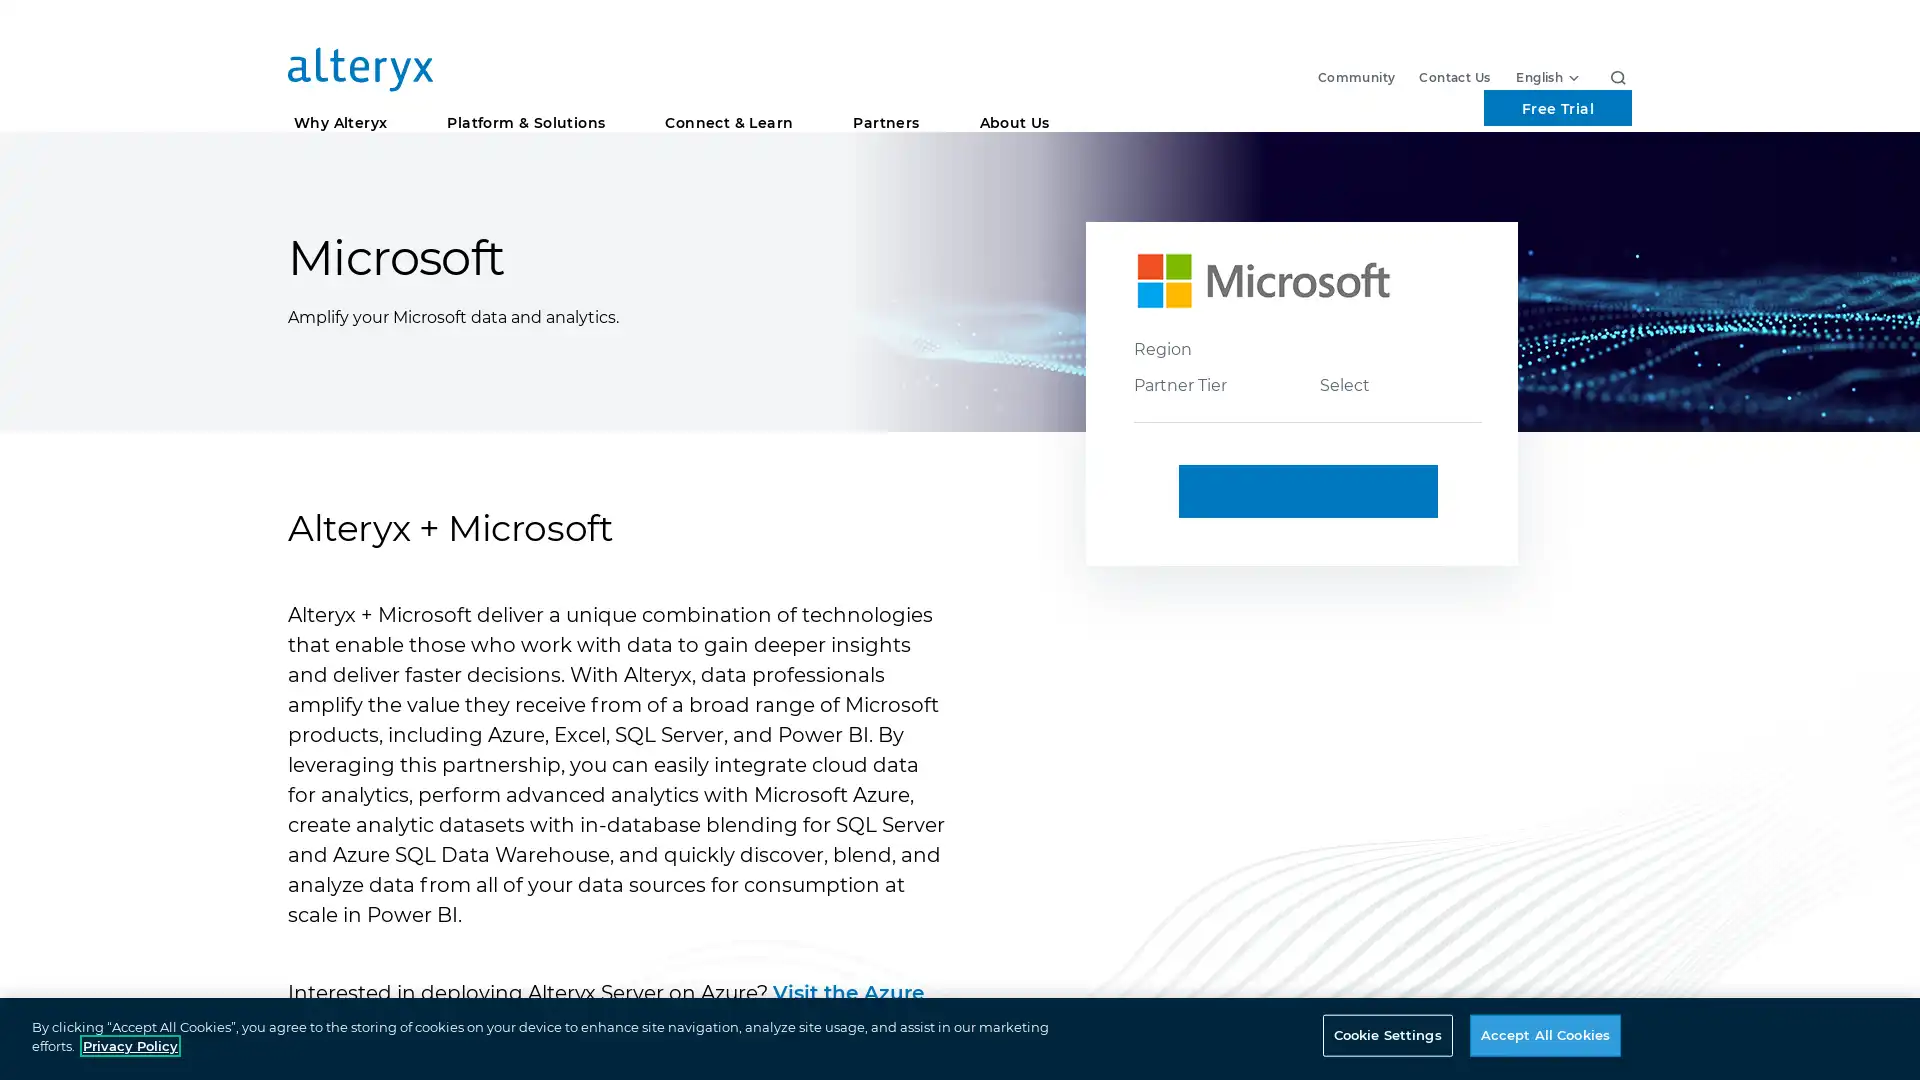  Describe the element at coordinates (1544, 1034) in the screenshot. I see `Accept All Cookies` at that location.